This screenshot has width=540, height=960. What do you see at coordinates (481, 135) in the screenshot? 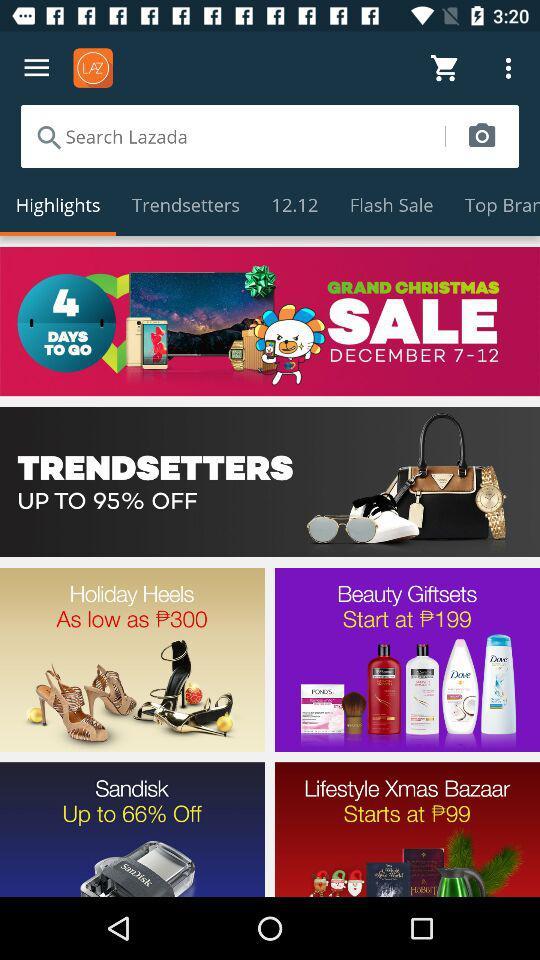
I see `access camera` at bounding box center [481, 135].